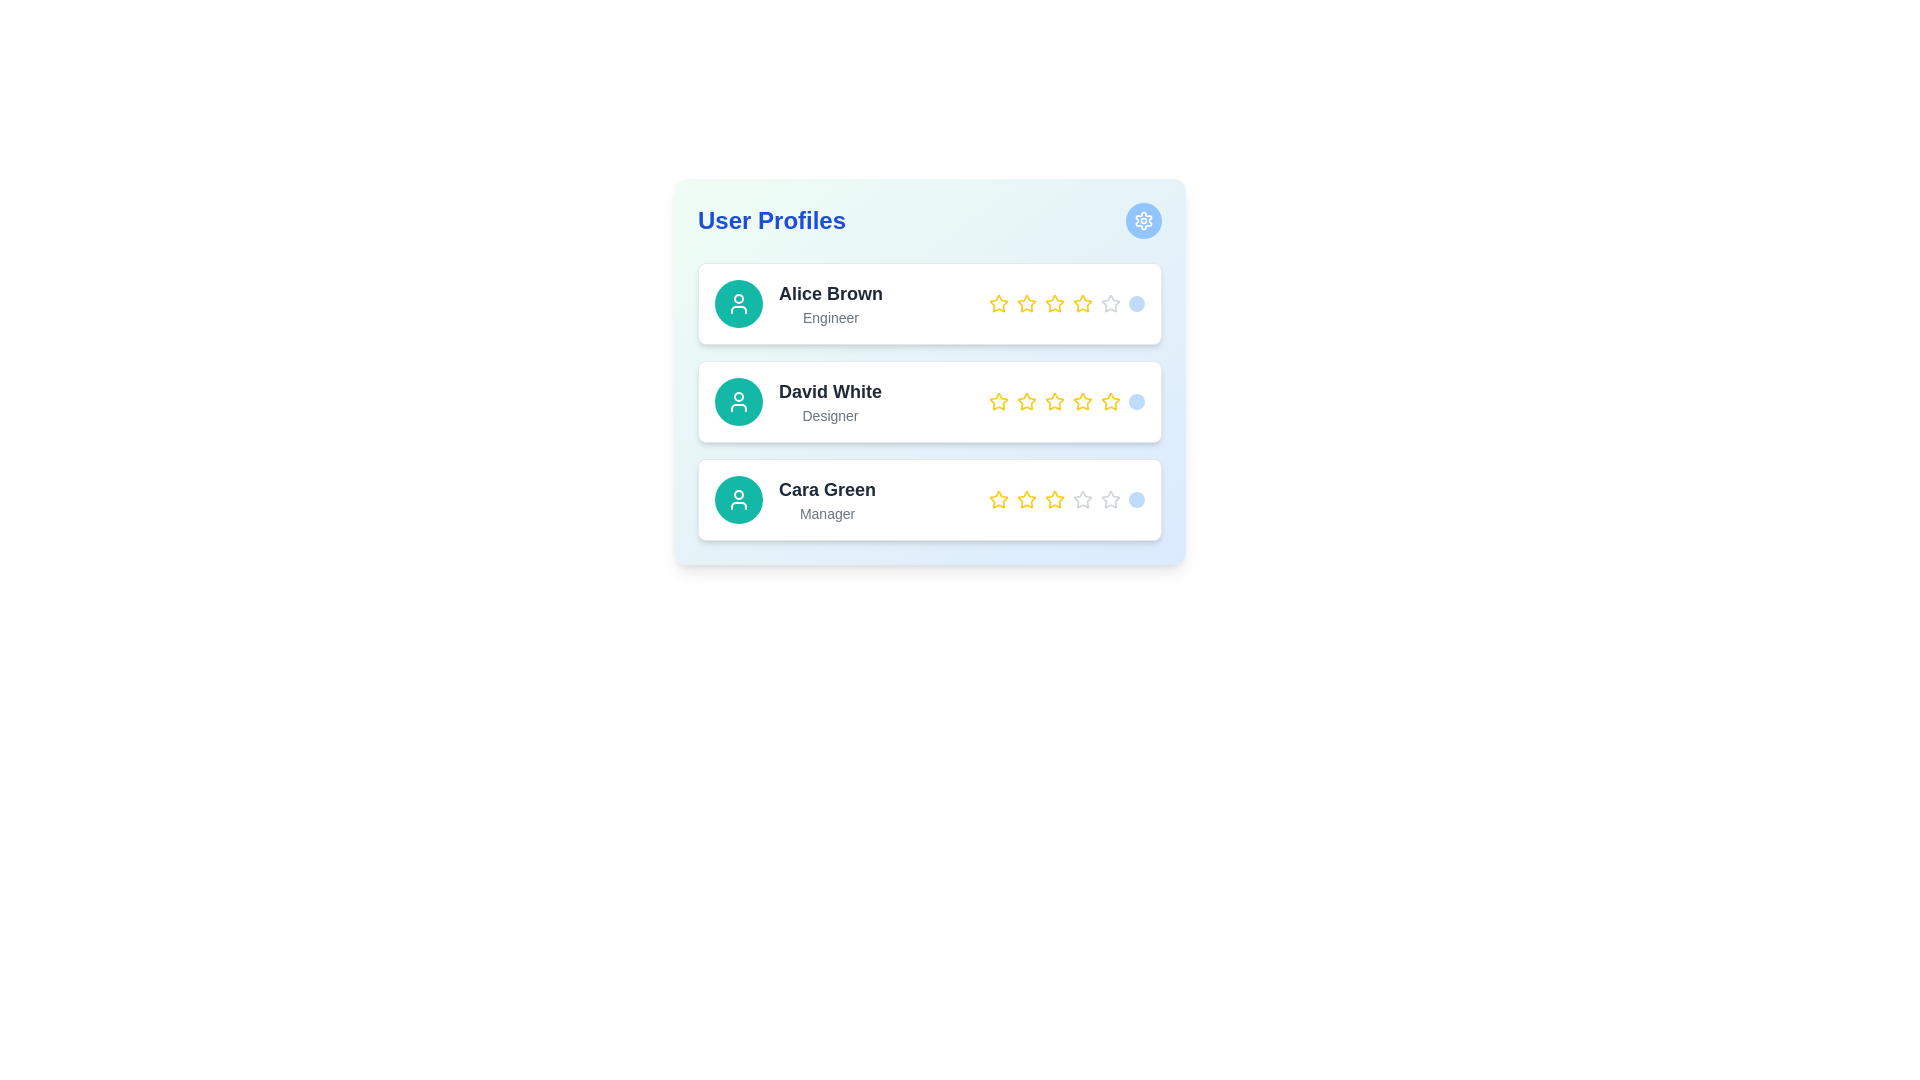  Describe the element at coordinates (827, 512) in the screenshot. I see `the text label displaying 'Manager', which is styled with a small font size and light gray color, located directly beneath the text 'Cara Green' within the profile card of Cara Green` at that location.